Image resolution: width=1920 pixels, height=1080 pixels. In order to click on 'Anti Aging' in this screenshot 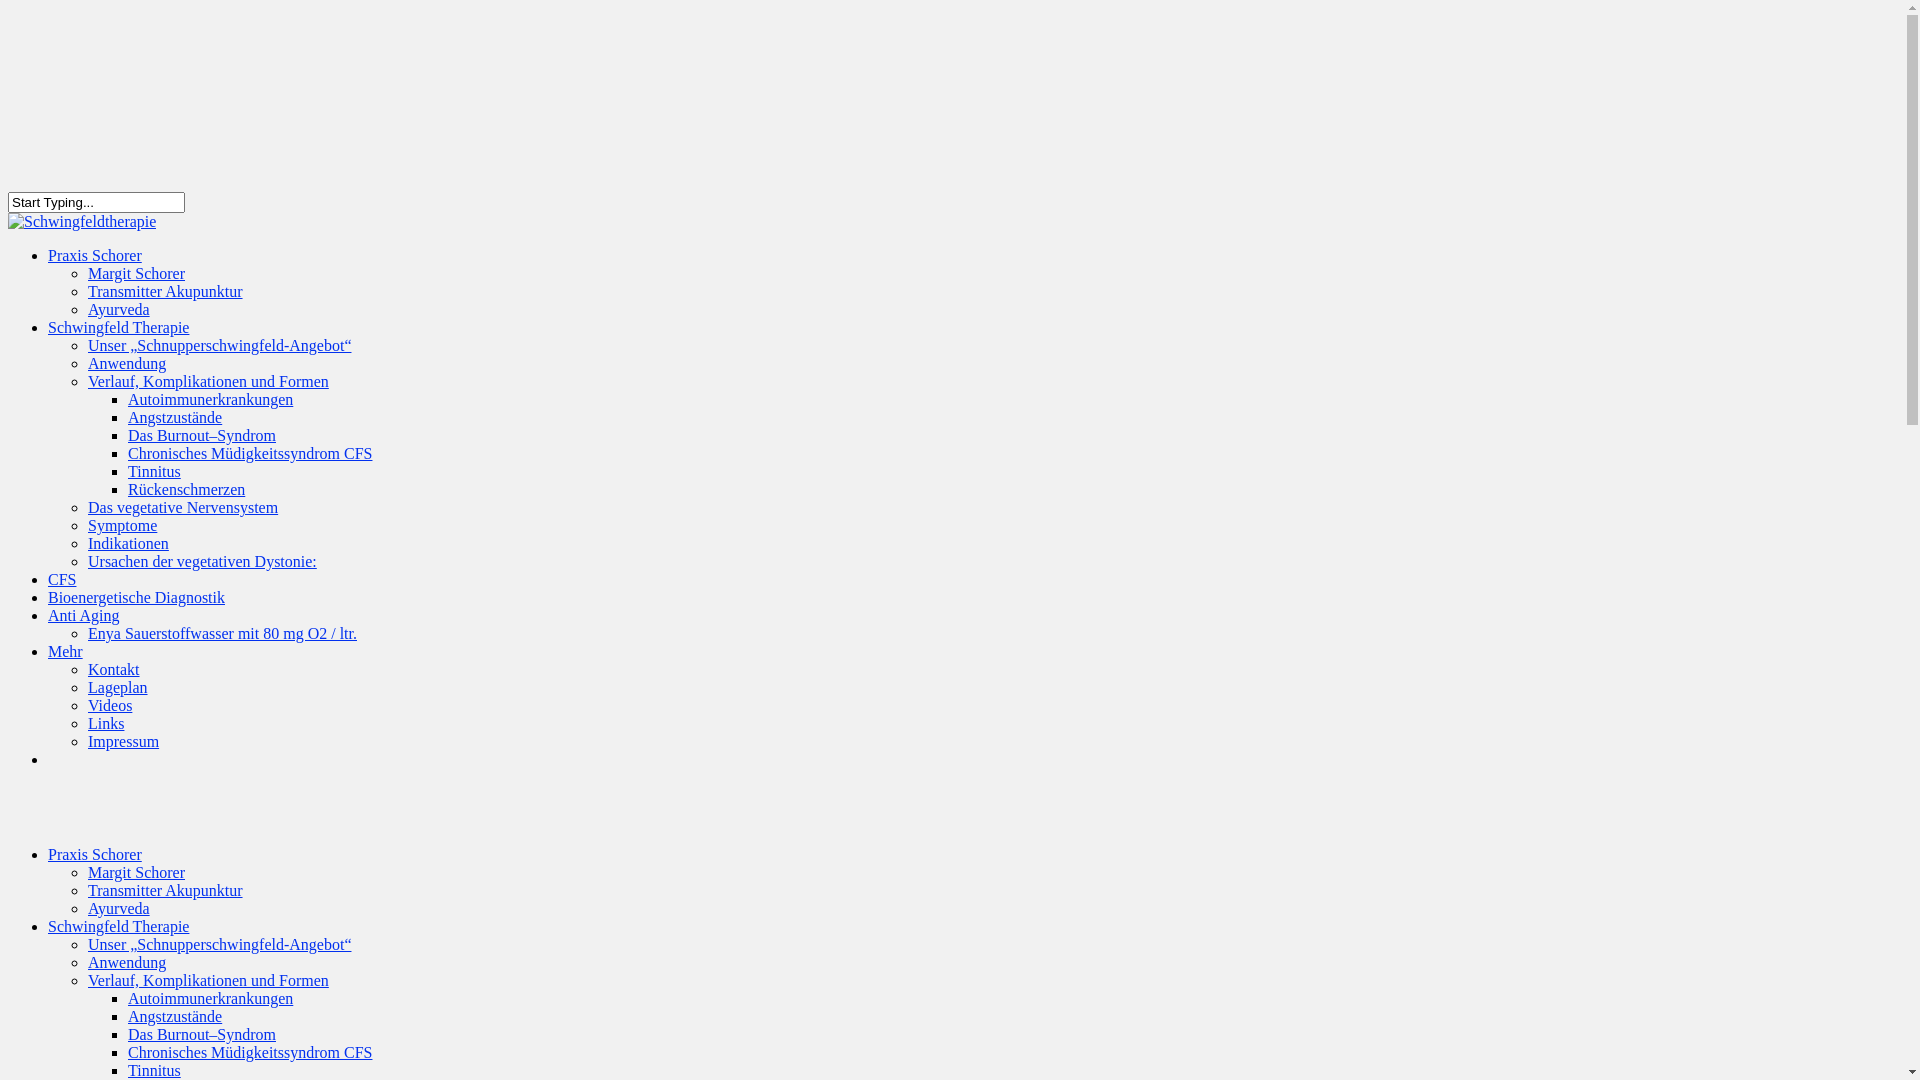, I will do `click(48, 628)`.